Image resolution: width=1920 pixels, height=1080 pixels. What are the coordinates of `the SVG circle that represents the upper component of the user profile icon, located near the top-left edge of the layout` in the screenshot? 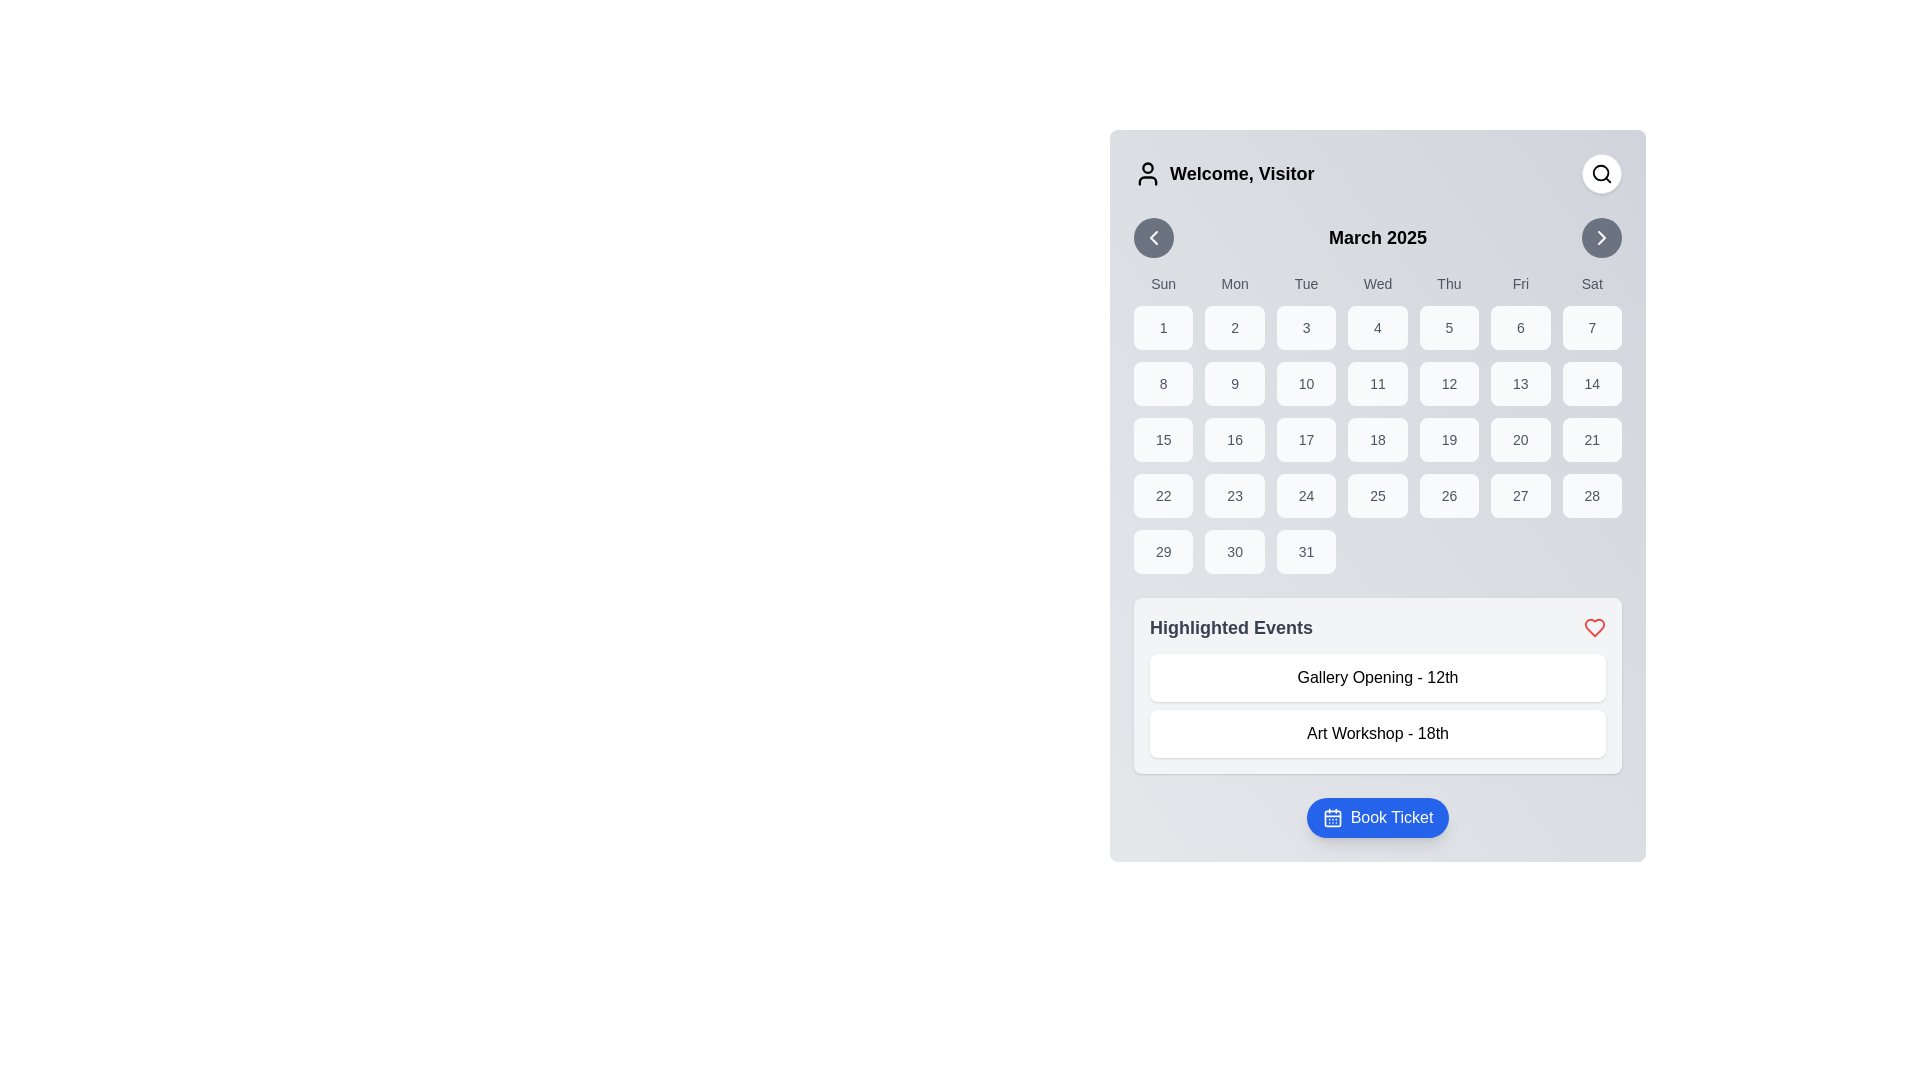 It's located at (1147, 167).